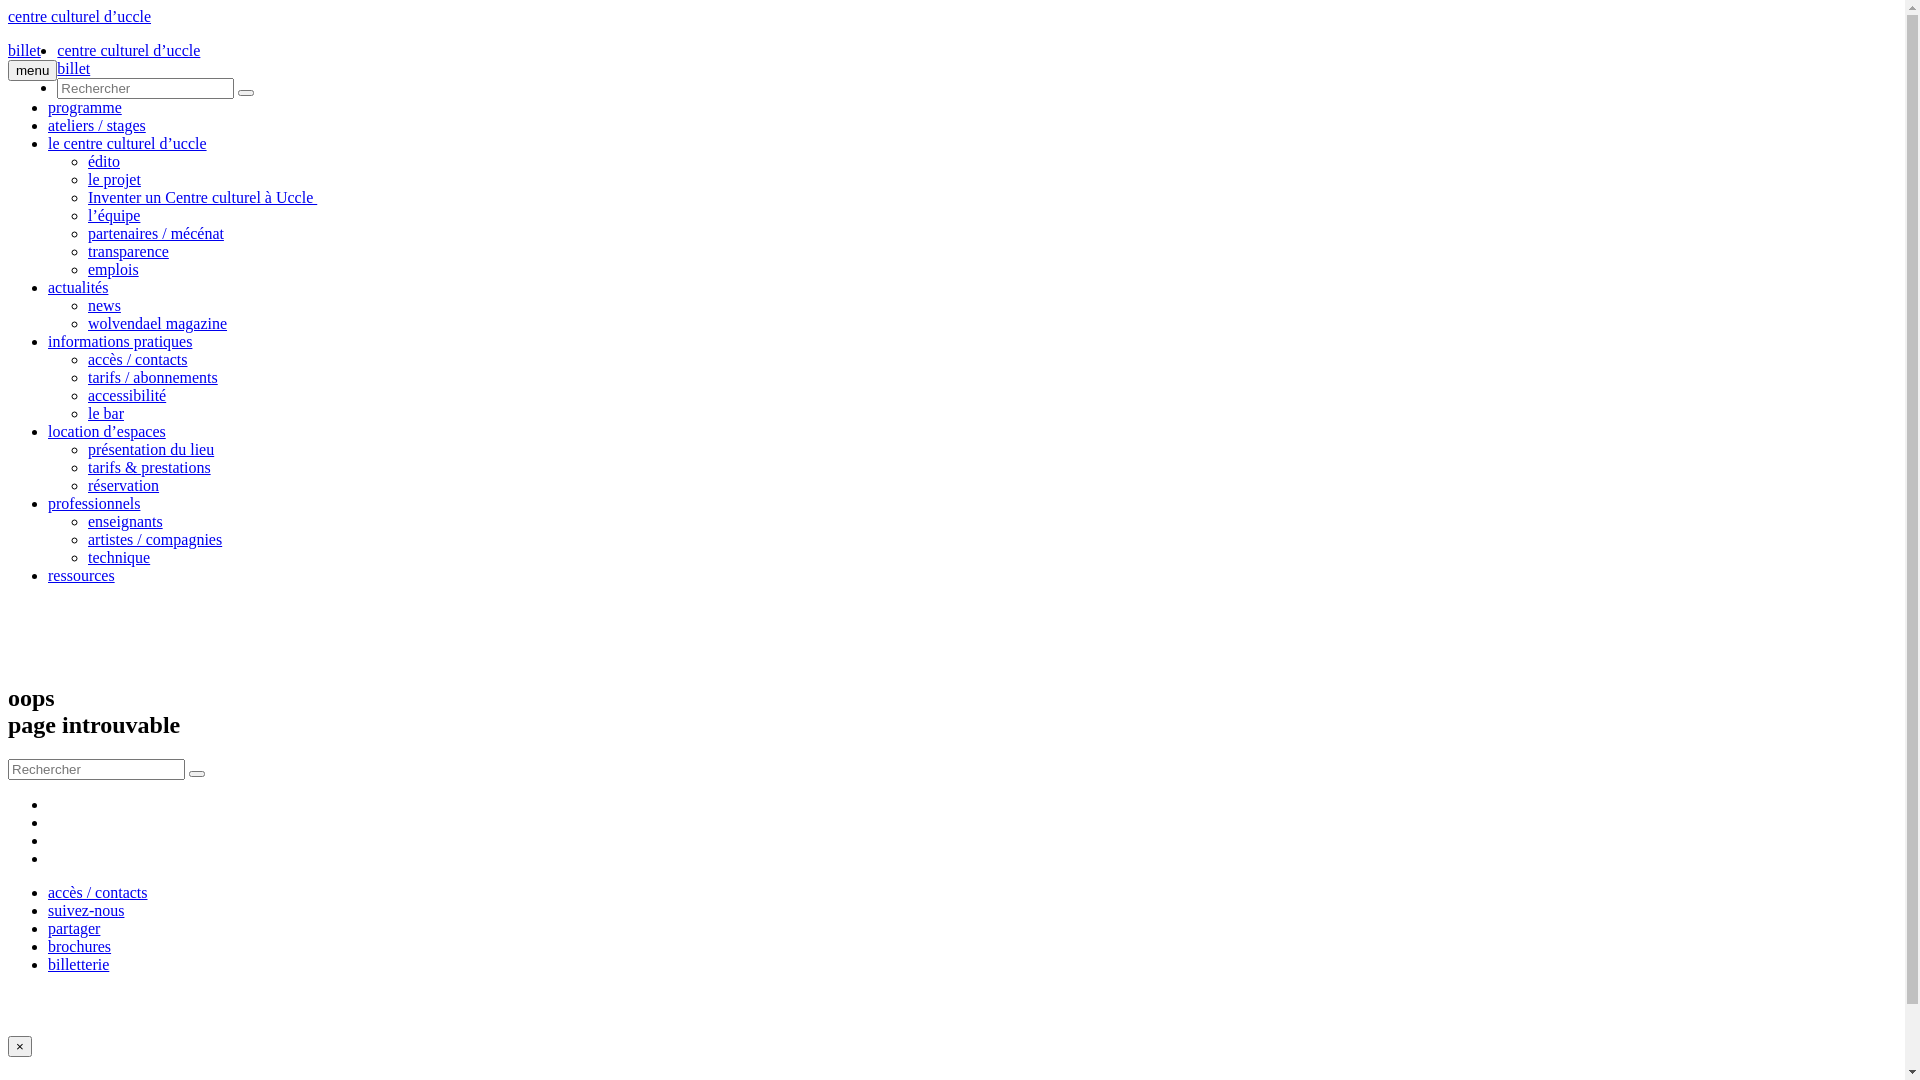  Describe the element at coordinates (48, 107) in the screenshot. I see `'programme'` at that location.